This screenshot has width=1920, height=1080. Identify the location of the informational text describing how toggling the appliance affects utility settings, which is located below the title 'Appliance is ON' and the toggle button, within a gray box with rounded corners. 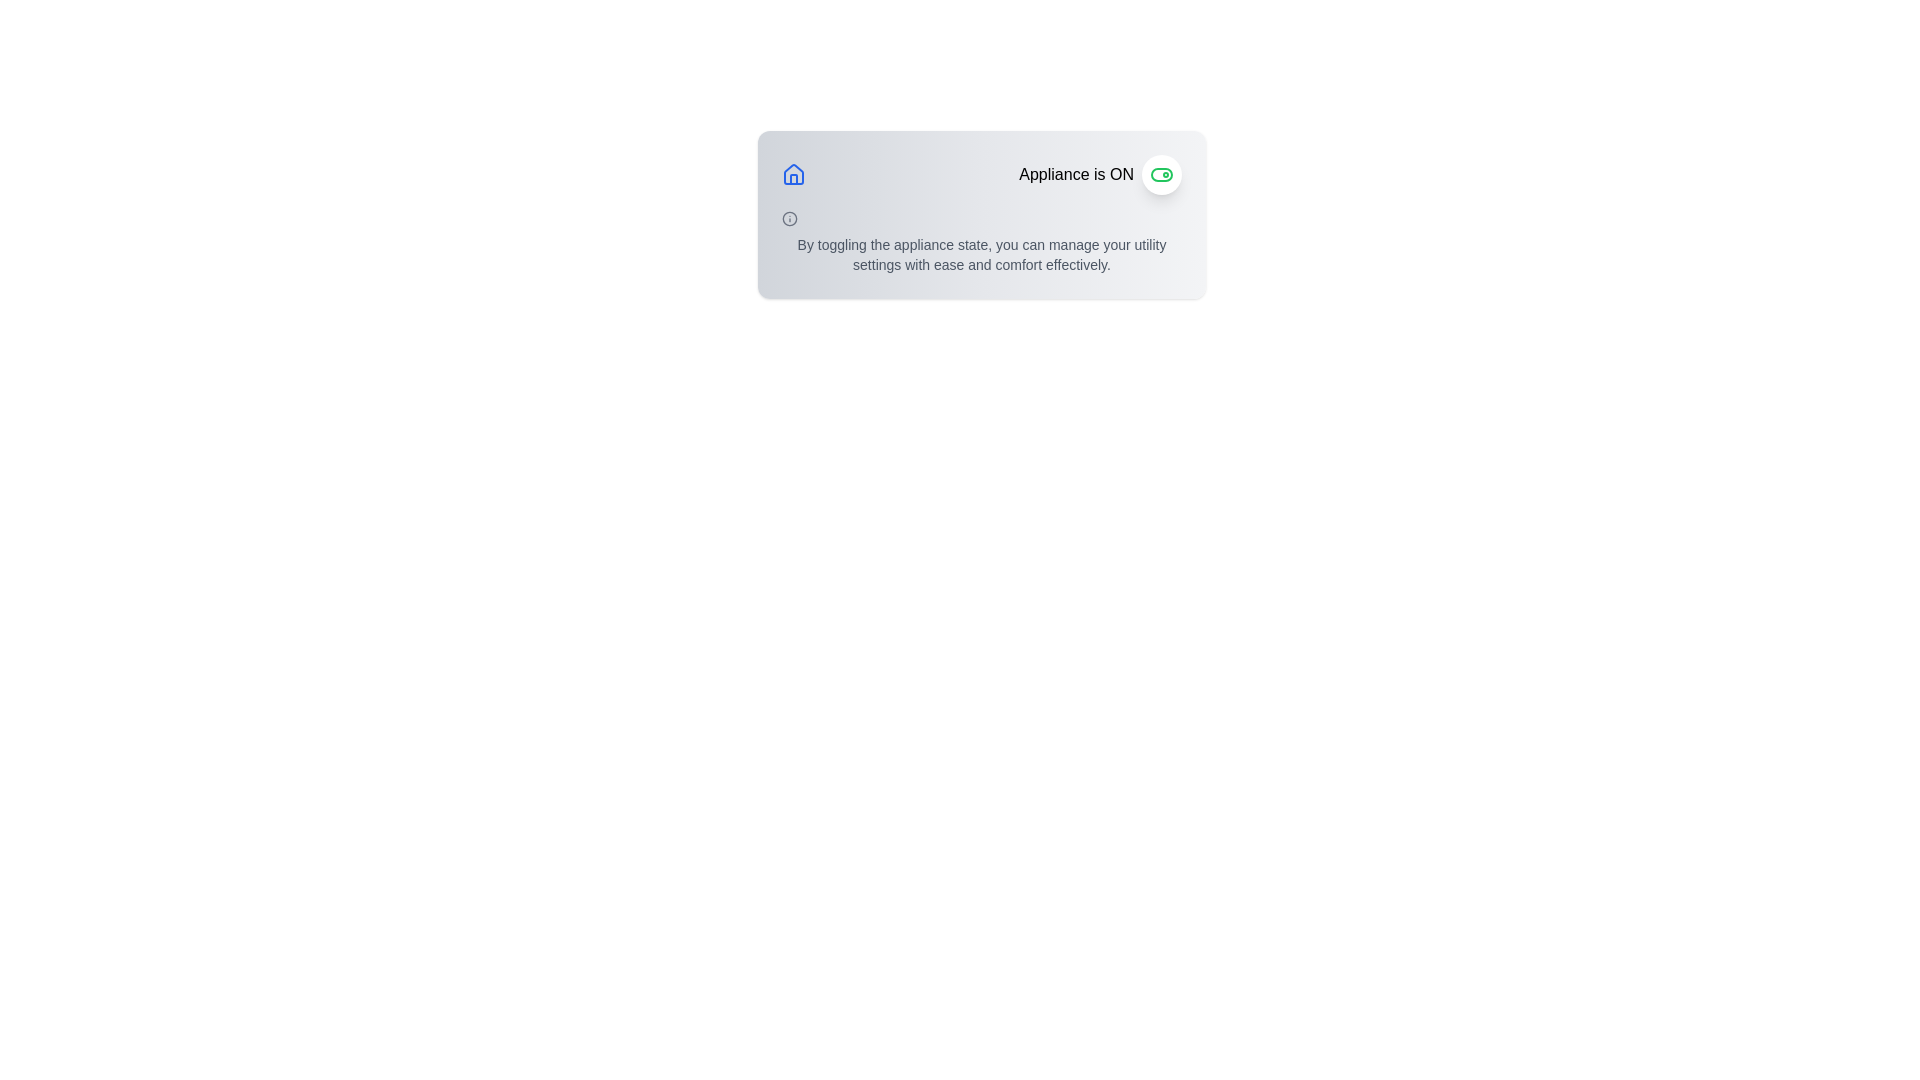
(982, 242).